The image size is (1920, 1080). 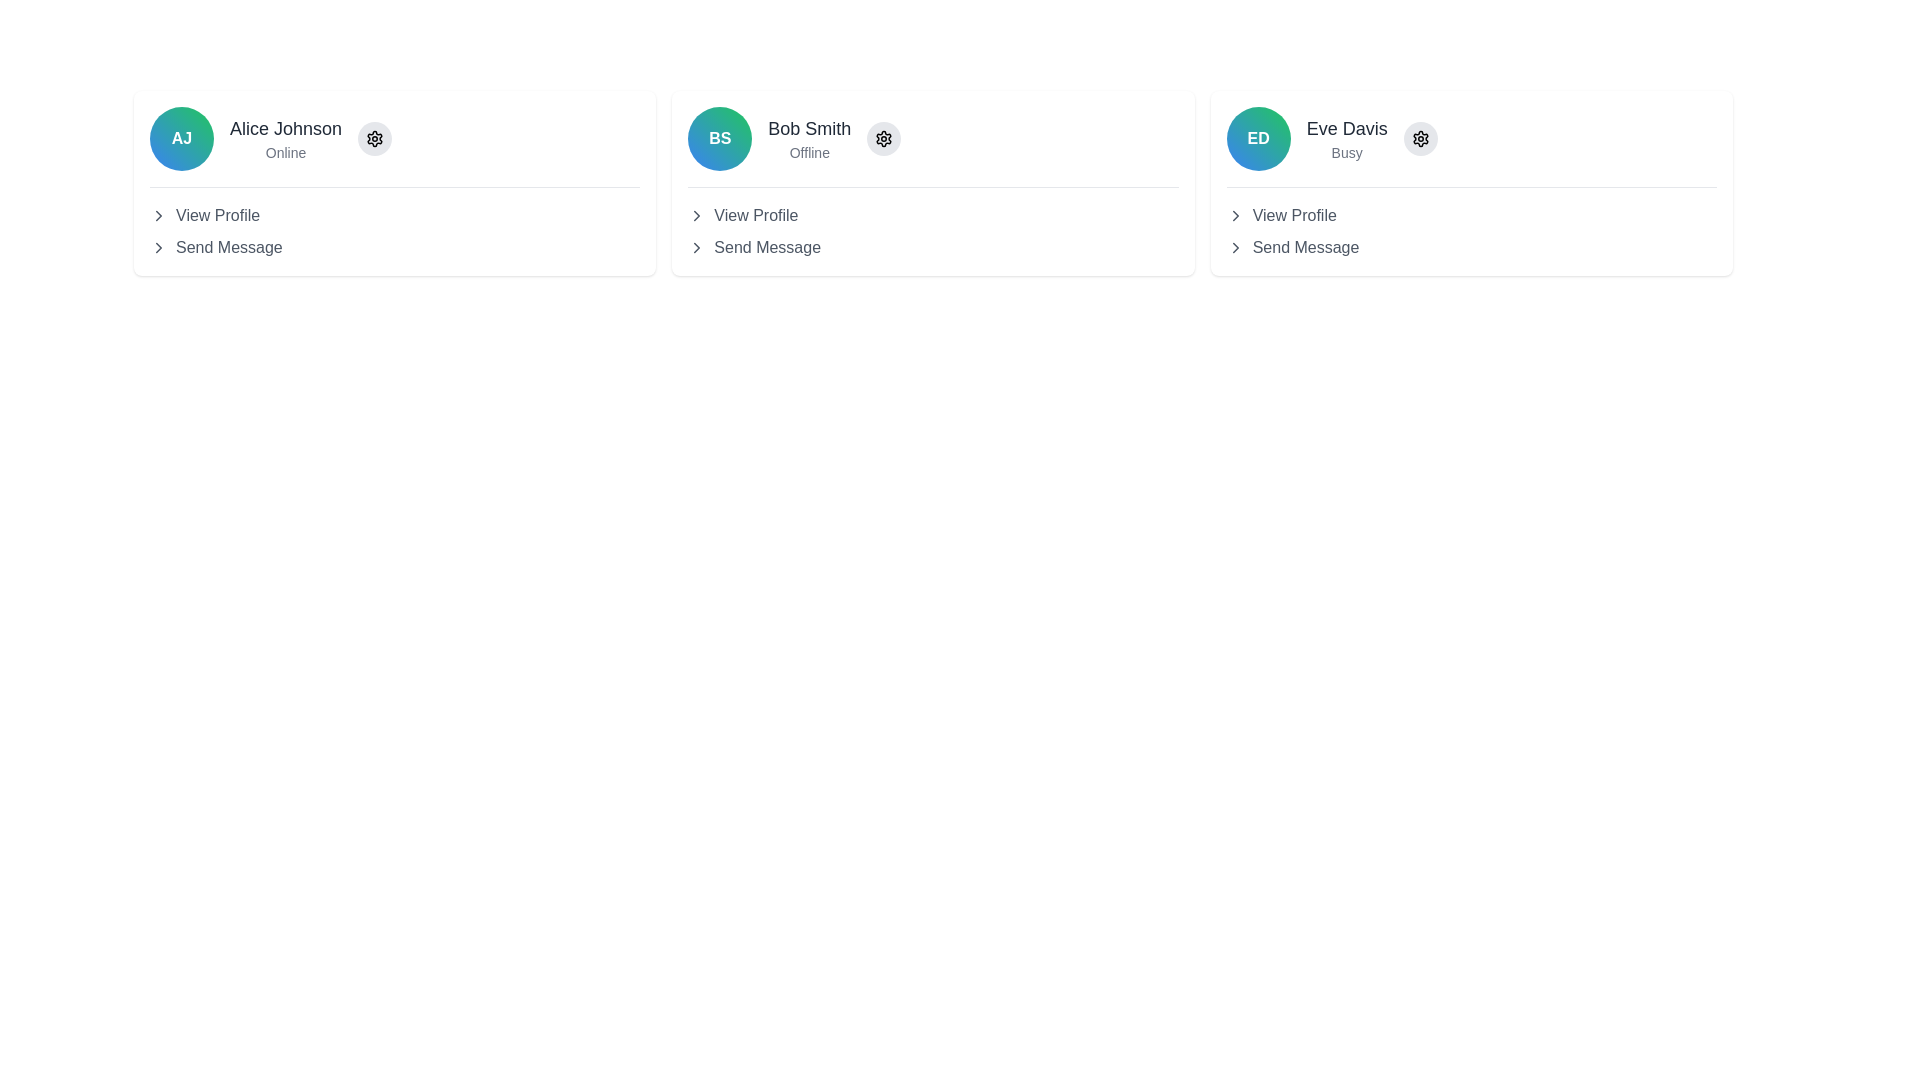 What do you see at coordinates (766, 246) in the screenshot?
I see `the Text link for sending a message to Bob Smith located below the 'View Profile' option in the profile card` at bounding box center [766, 246].